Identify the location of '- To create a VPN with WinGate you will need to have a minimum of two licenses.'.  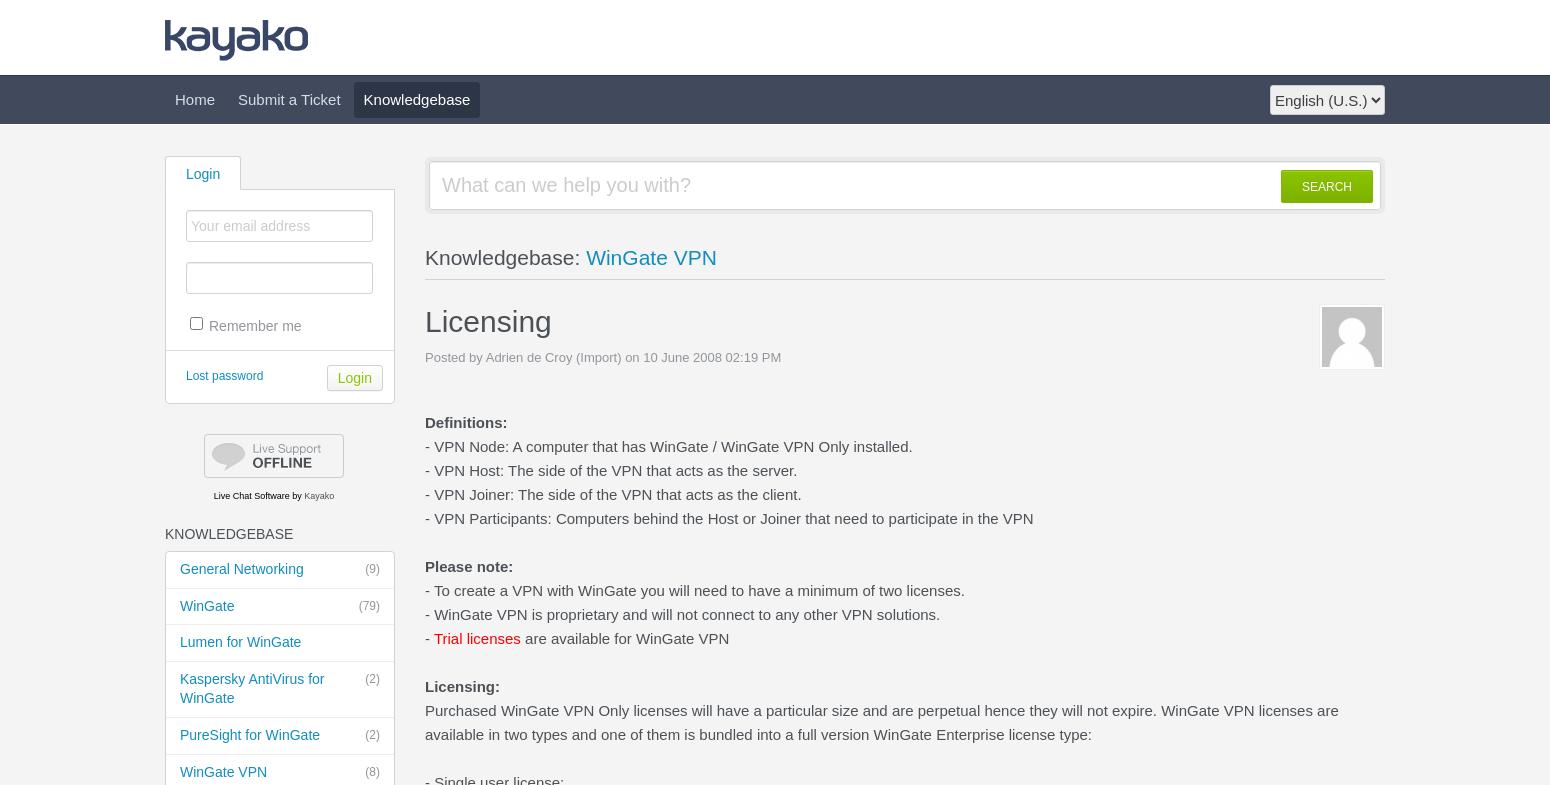
(425, 590).